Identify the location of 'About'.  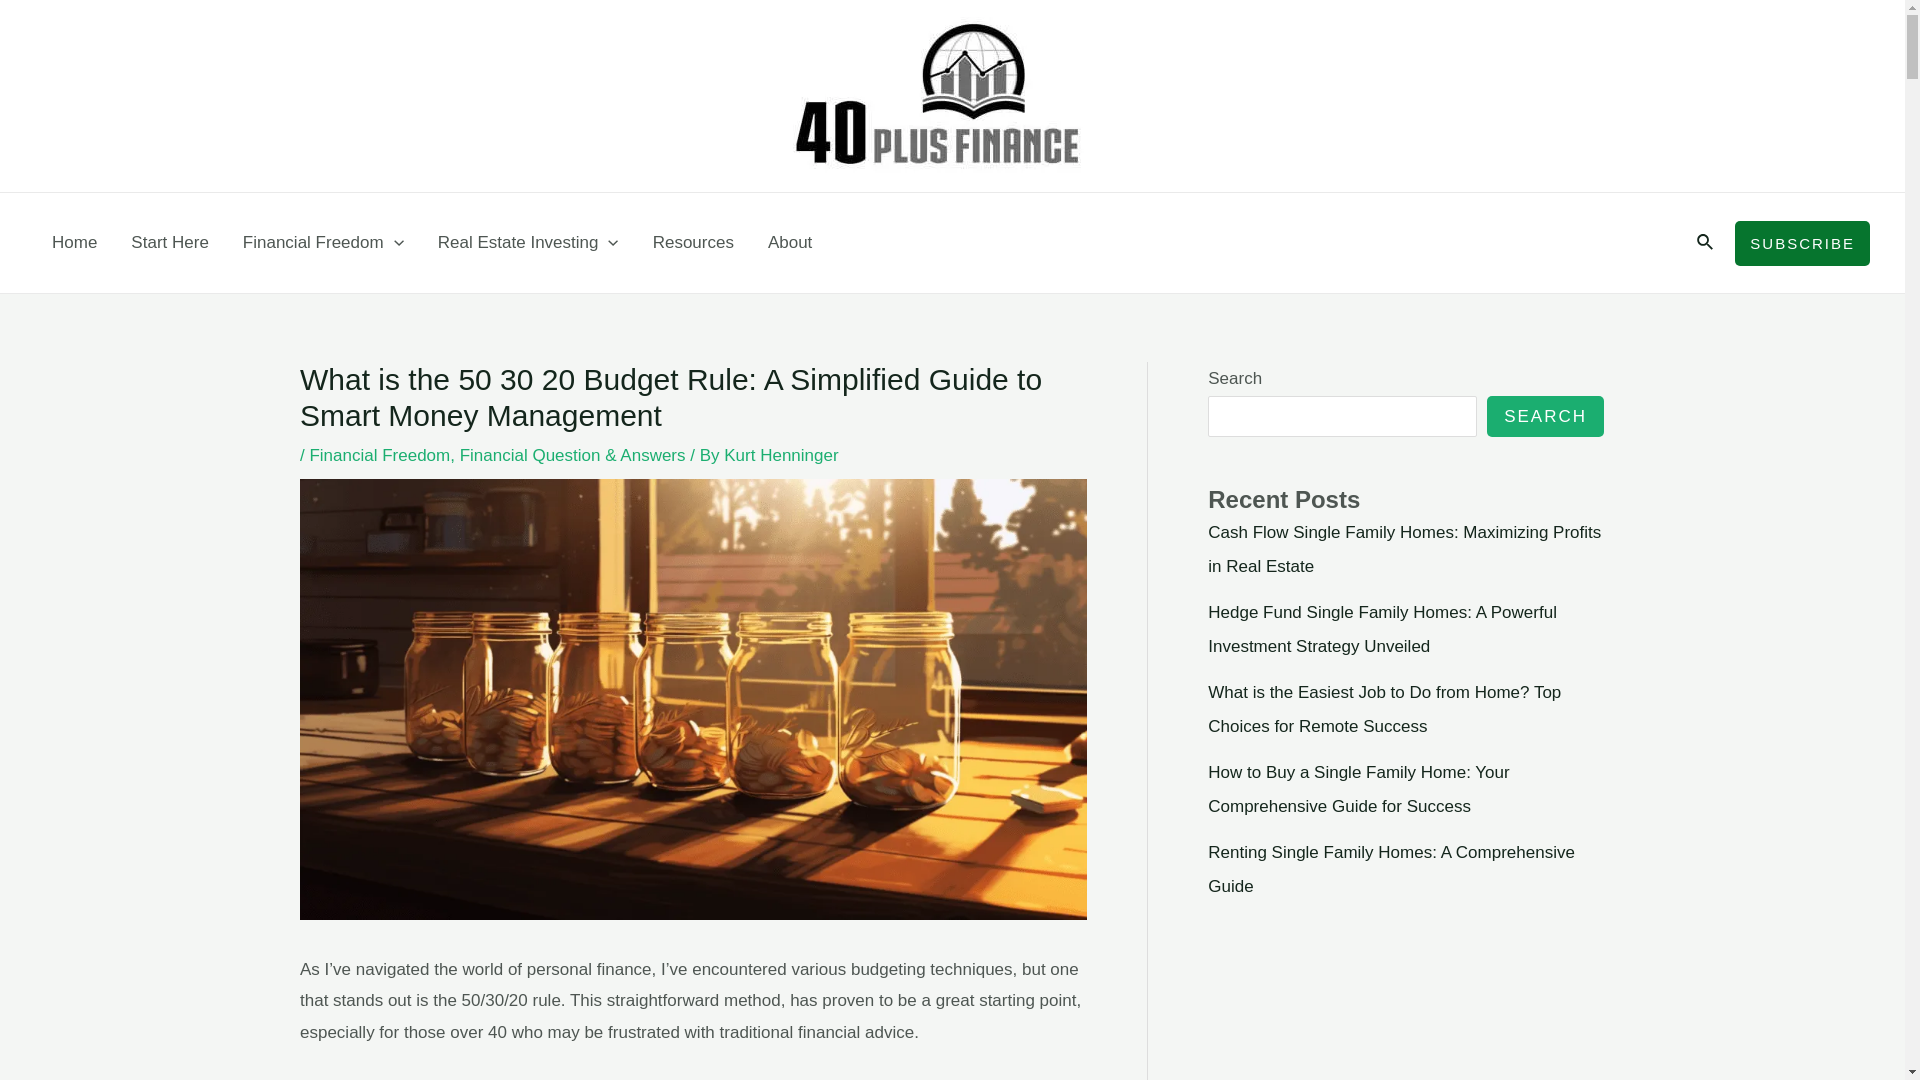
(789, 242).